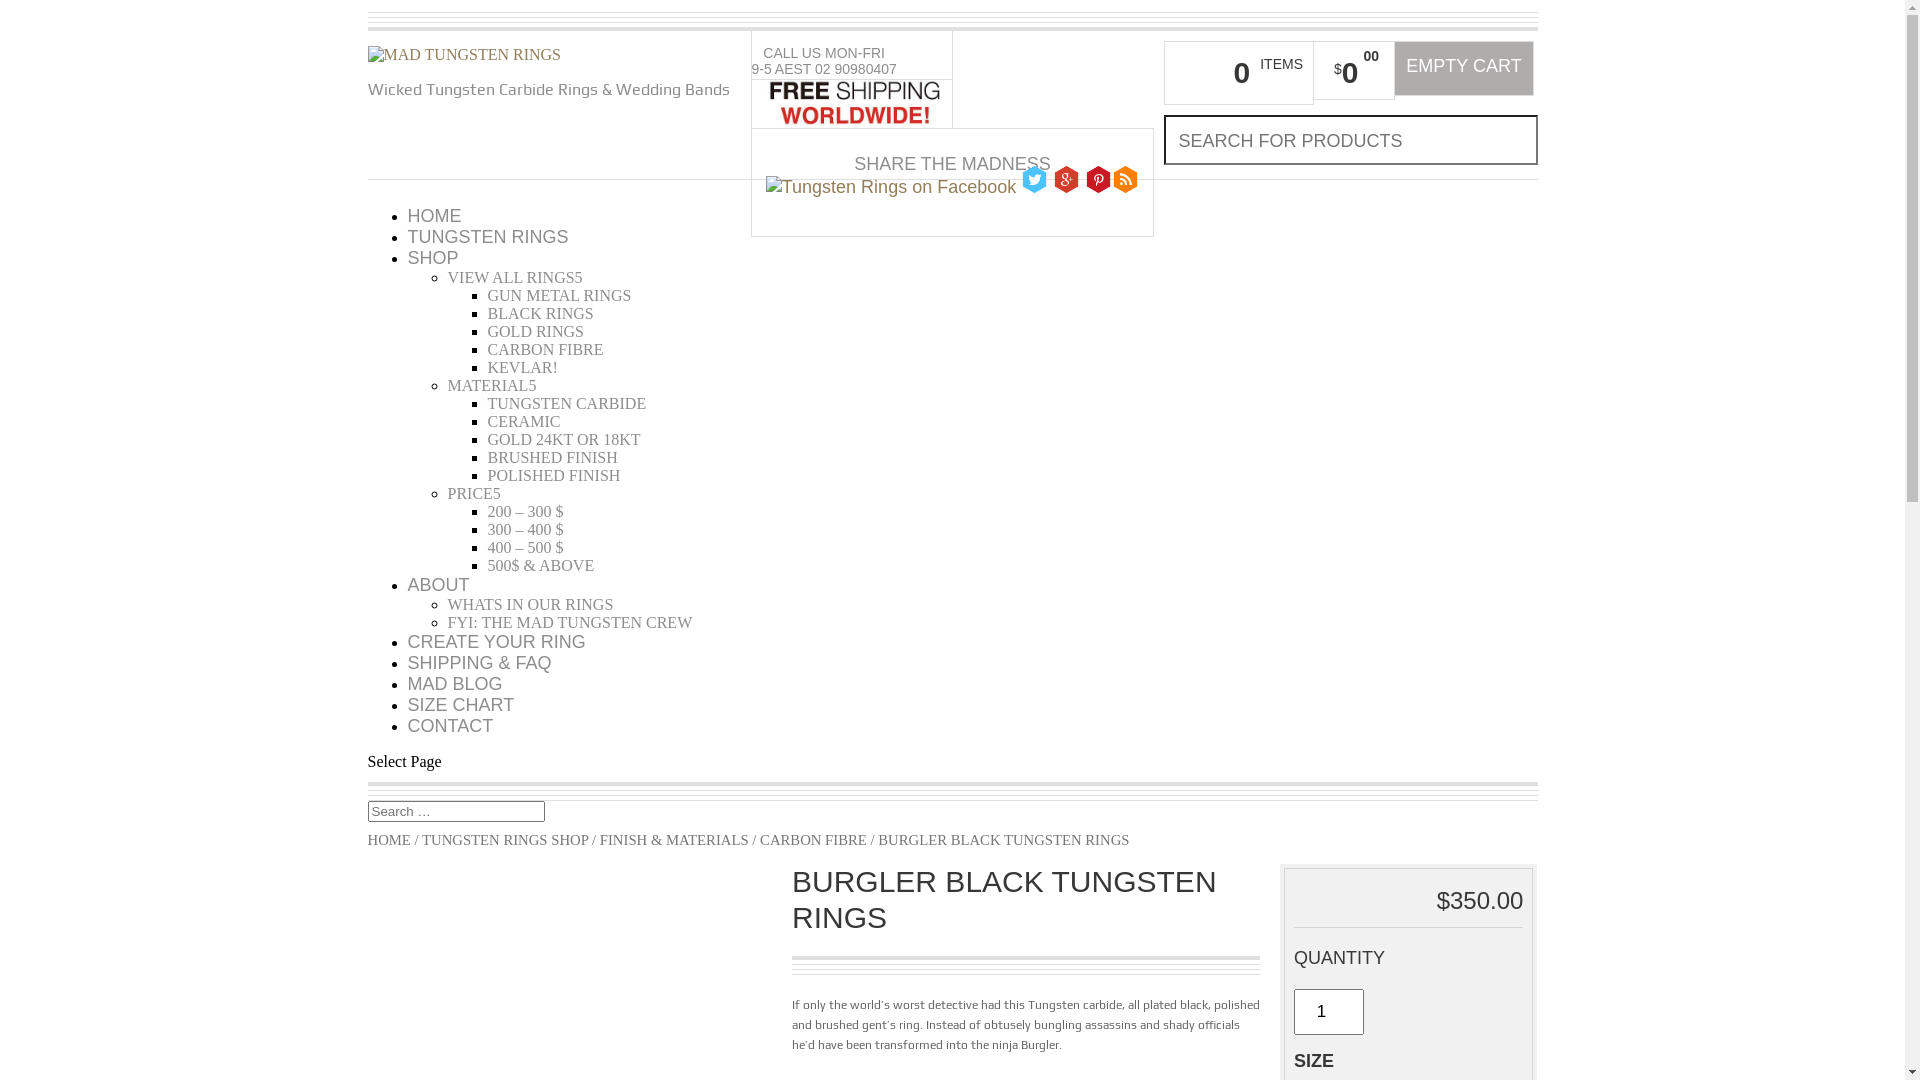 This screenshot has width=1920, height=1080. Describe the element at coordinates (1294, 1011) in the screenshot. I see `'Qty'` at that location.